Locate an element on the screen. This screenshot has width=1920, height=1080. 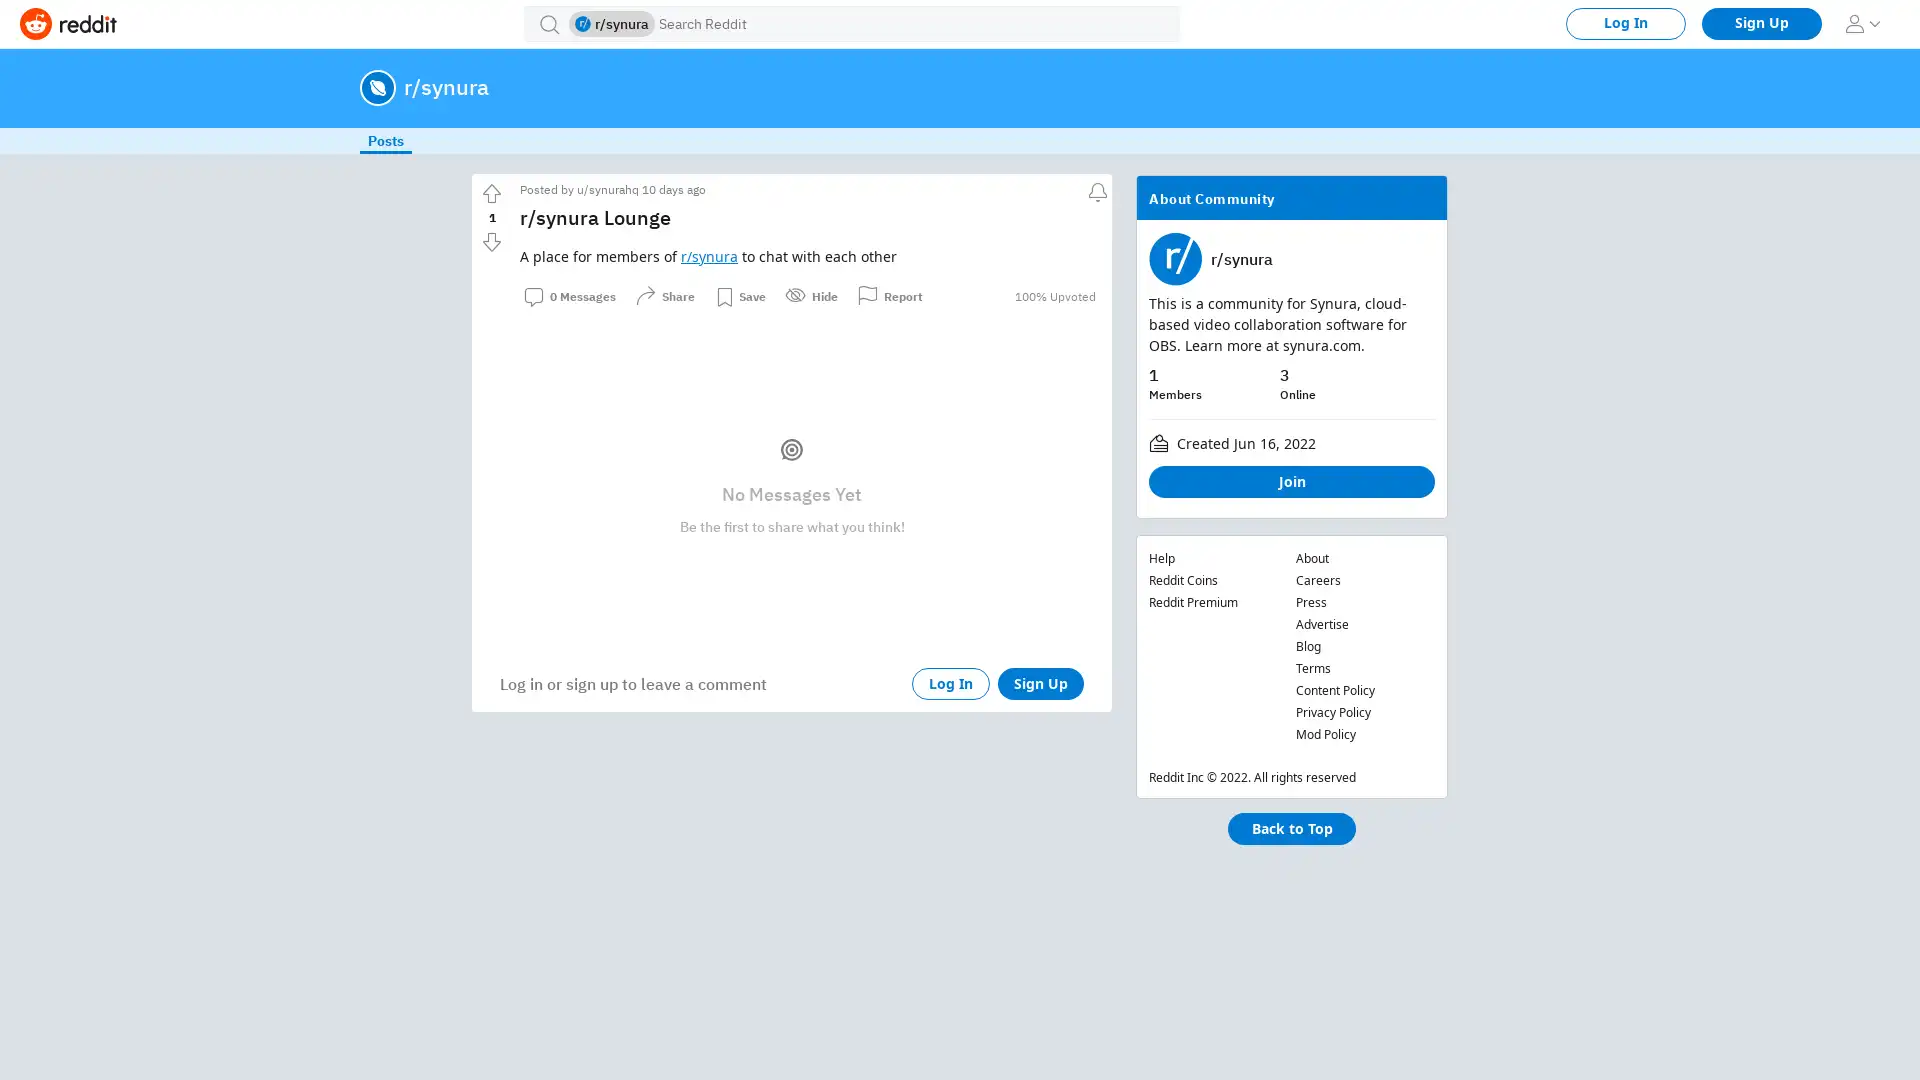
Follow post to stay updated is located at coordinates (1094, 189).